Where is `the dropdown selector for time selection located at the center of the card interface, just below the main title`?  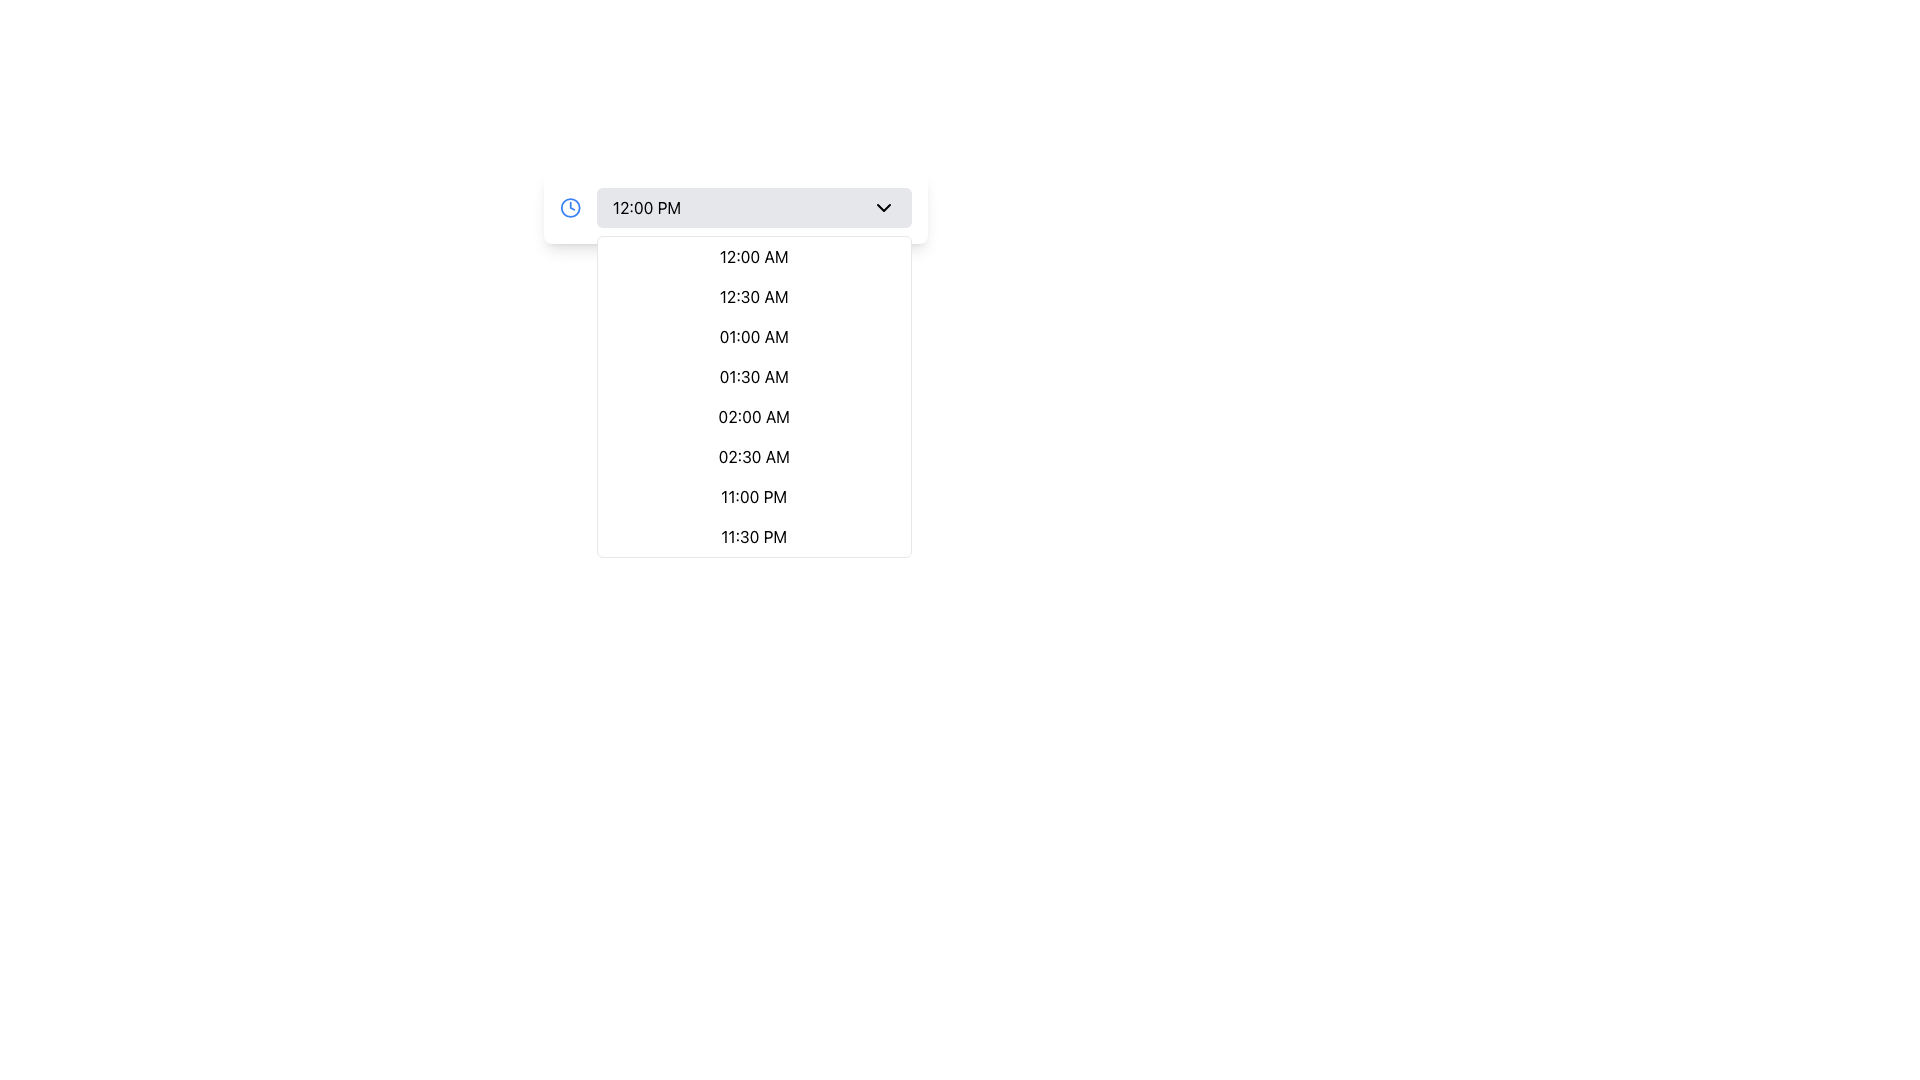
the dropdown selector for time selection located at the center of the card interface, just below the main title is located at coordinates (734, 208).